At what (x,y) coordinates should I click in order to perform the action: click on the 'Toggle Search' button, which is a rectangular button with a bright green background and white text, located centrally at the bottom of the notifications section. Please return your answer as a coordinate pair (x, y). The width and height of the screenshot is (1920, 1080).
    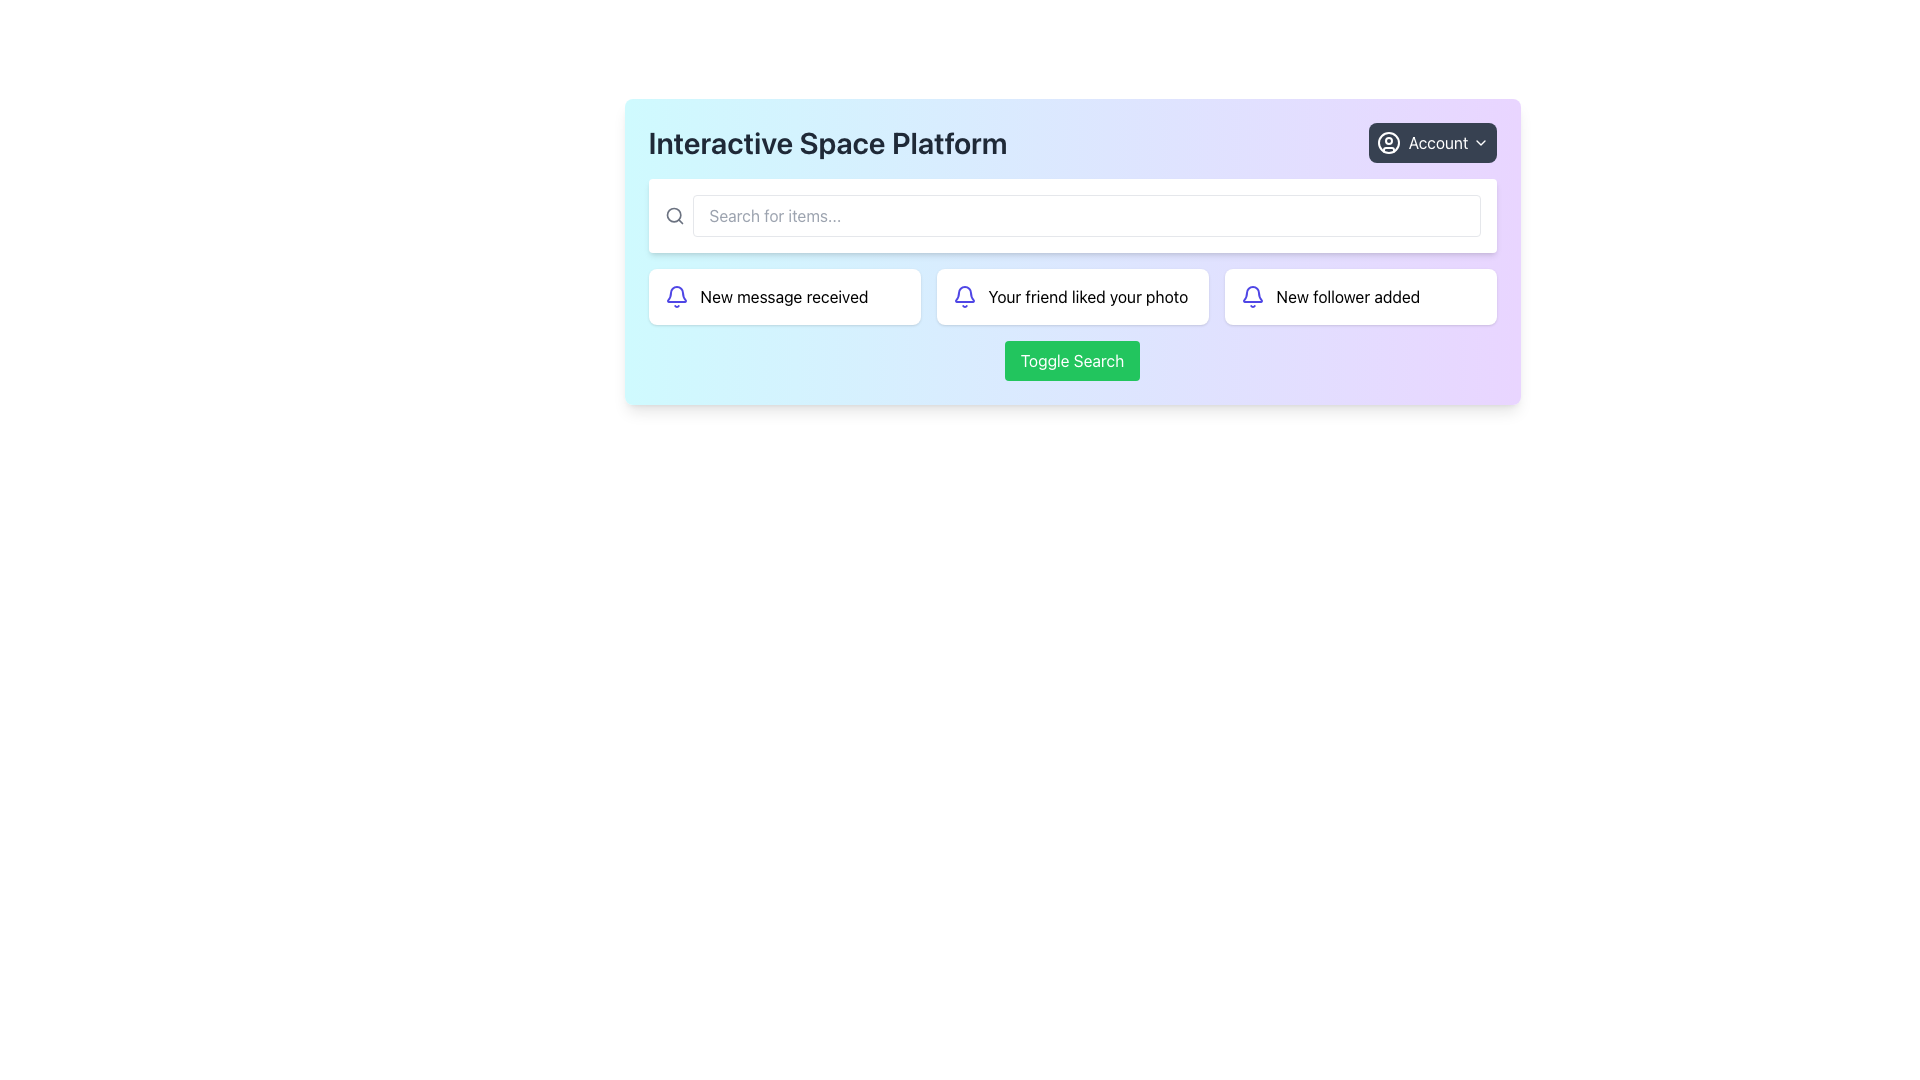
    Looking at the image, I should click on (1071, 361).